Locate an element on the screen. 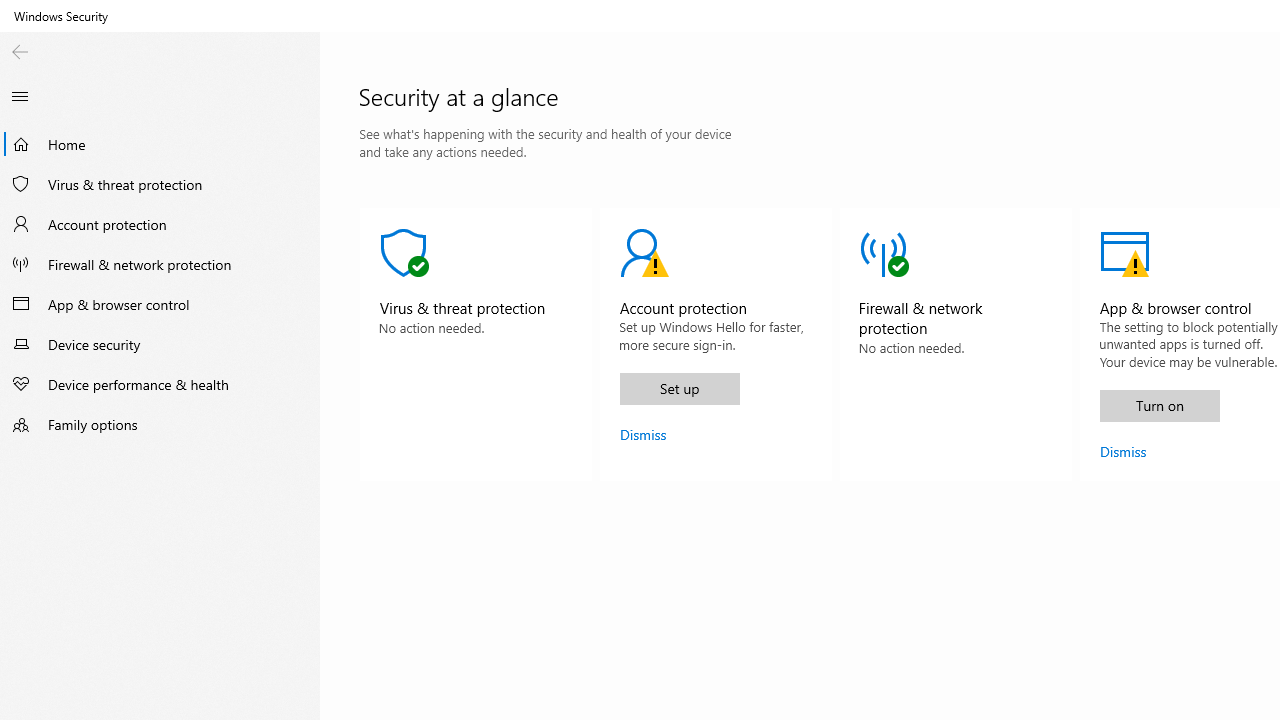 The image size is (1280, 720). 'Home' is located at coordinates (160, 143).